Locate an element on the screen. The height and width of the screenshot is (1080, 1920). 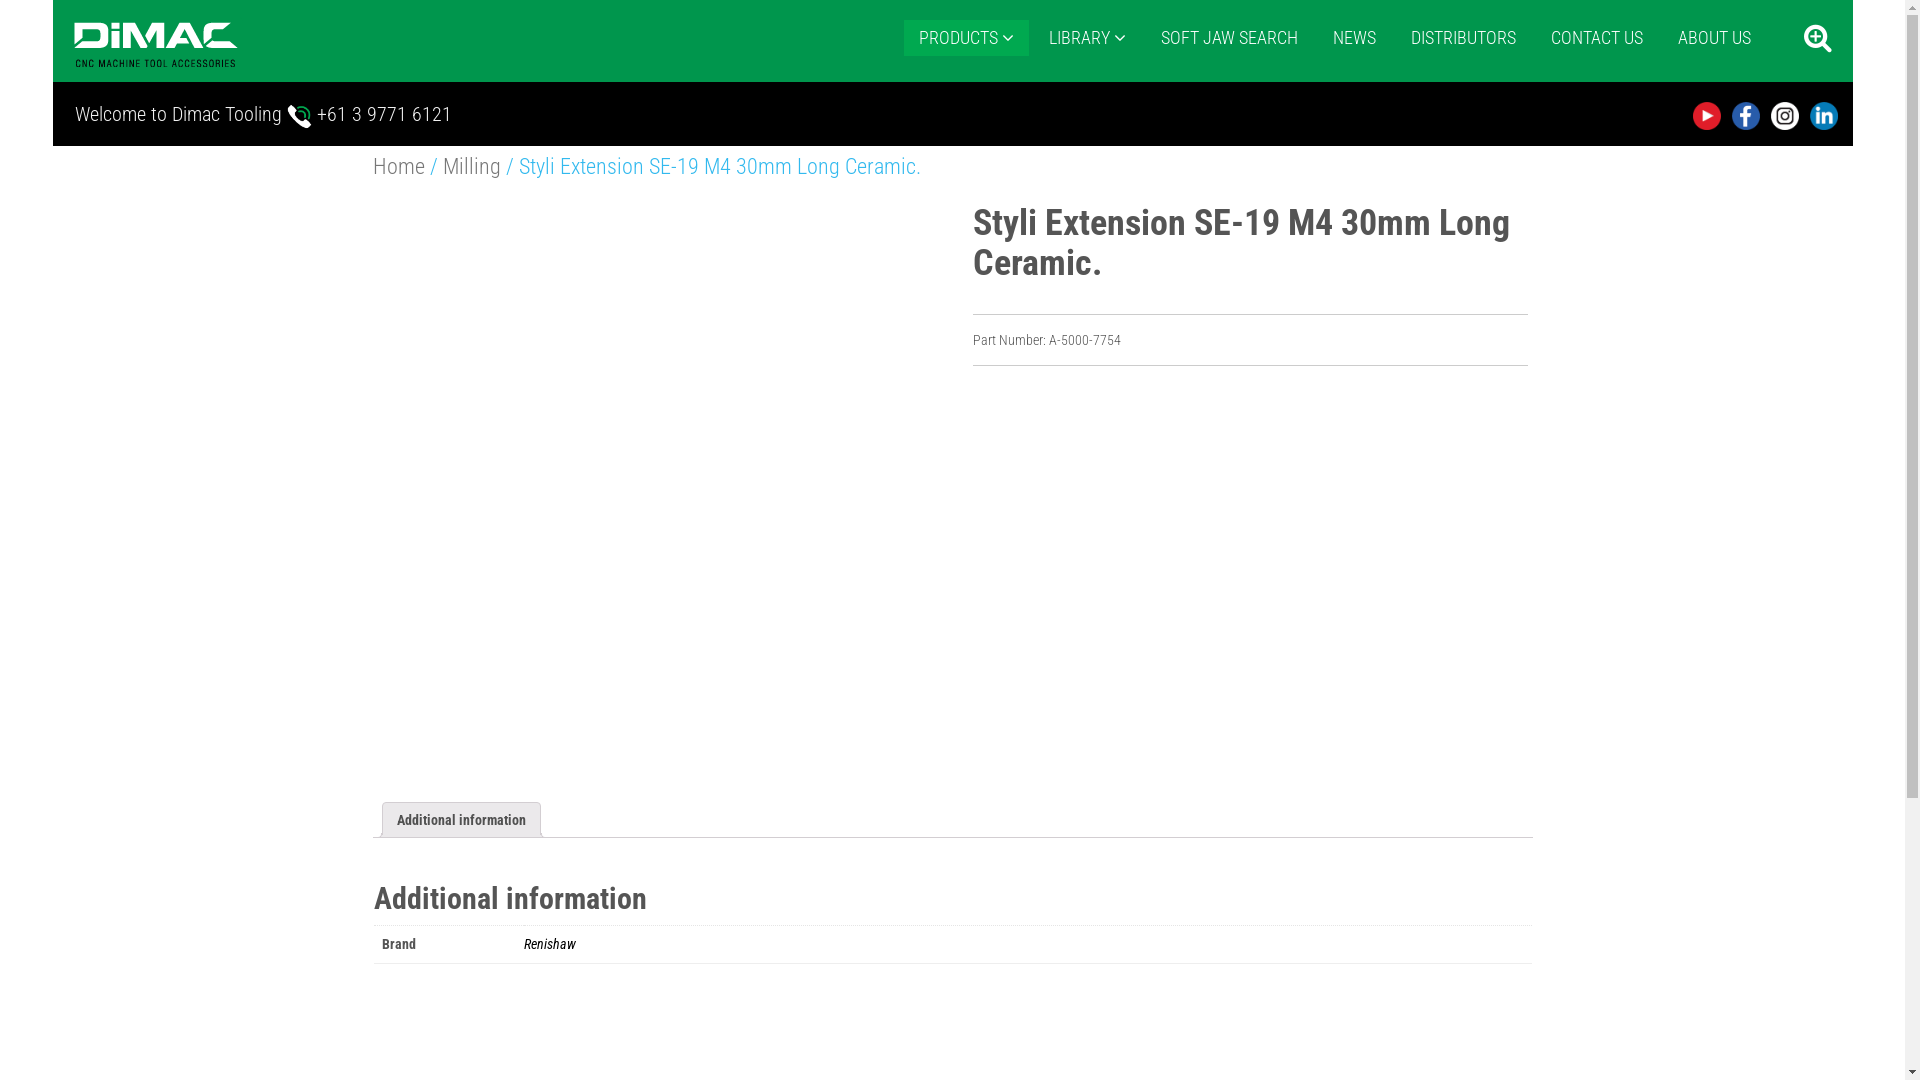
'Home' is located at coordinates (398, 164).